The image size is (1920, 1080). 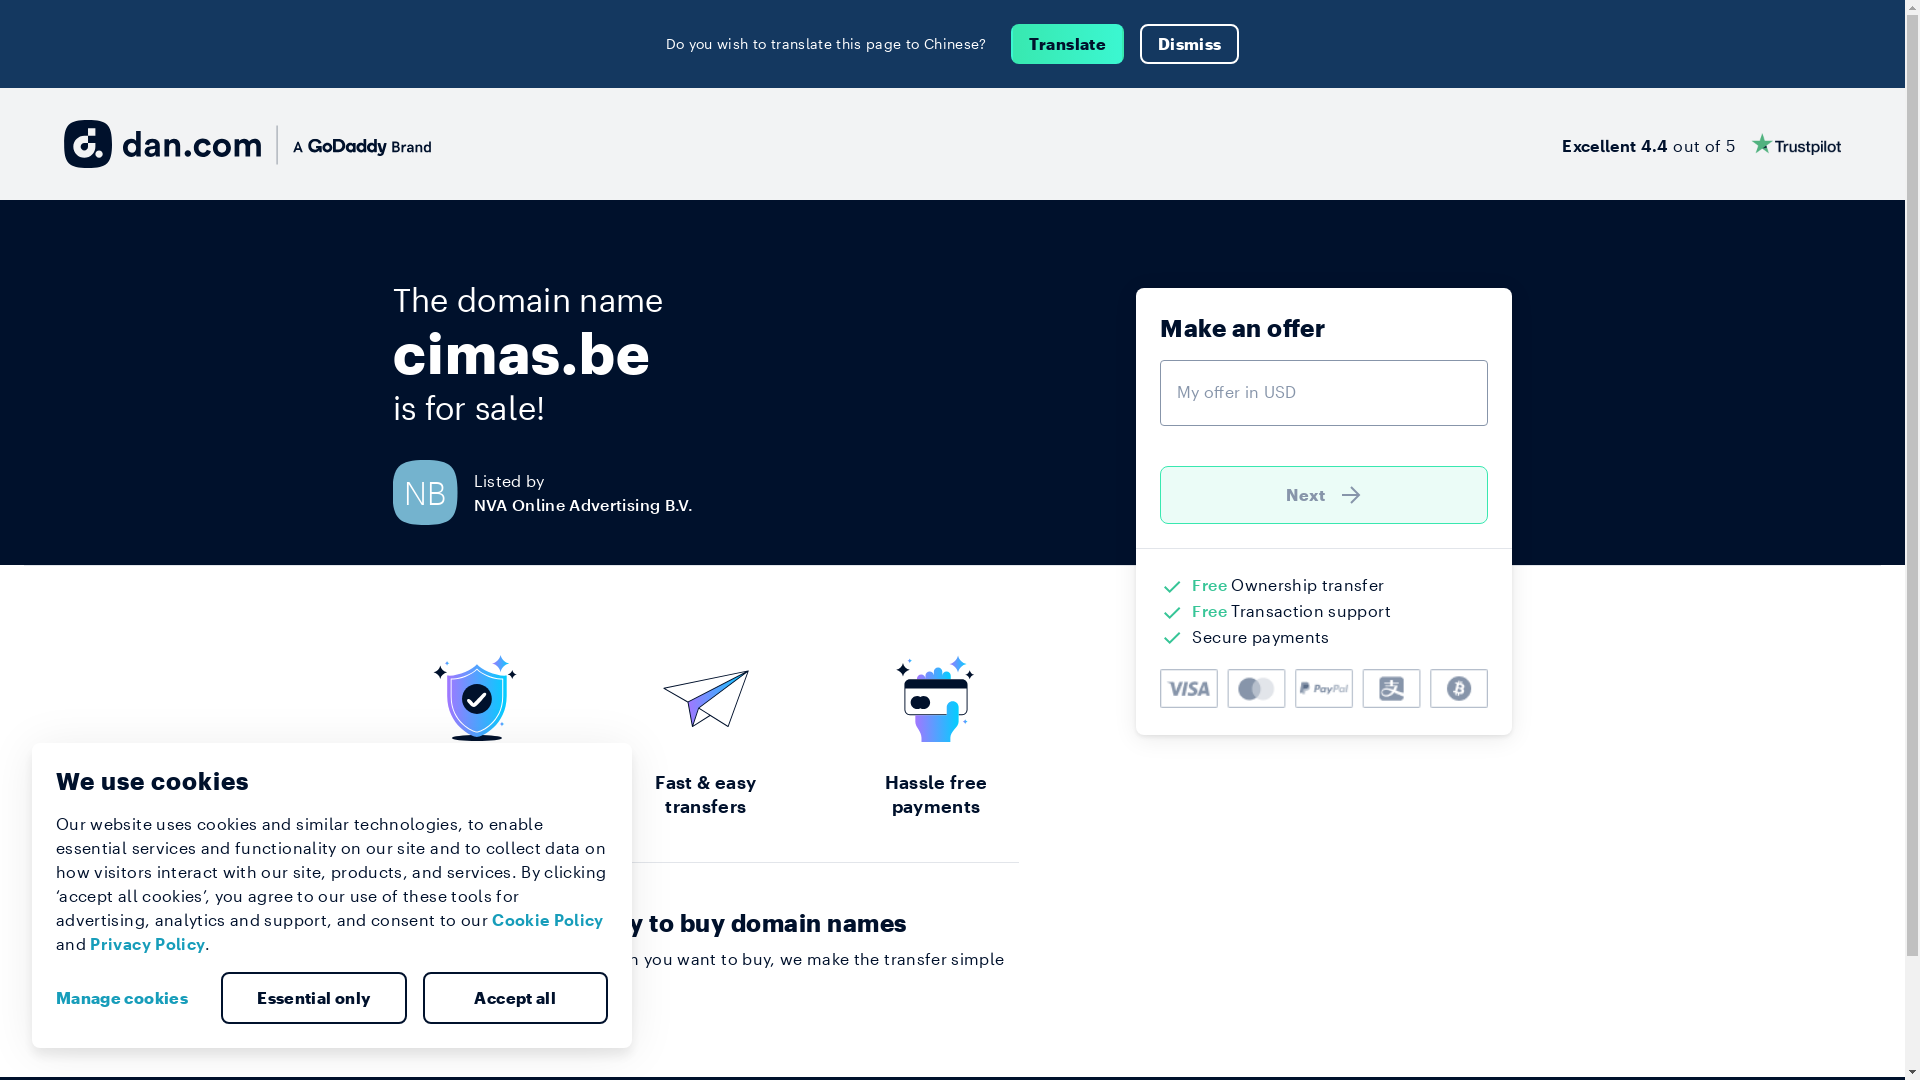 What do you see at coordinates (1189, 43) in the screenshot?
I see `'Dismiss'` at bounding box center [1189, 43].